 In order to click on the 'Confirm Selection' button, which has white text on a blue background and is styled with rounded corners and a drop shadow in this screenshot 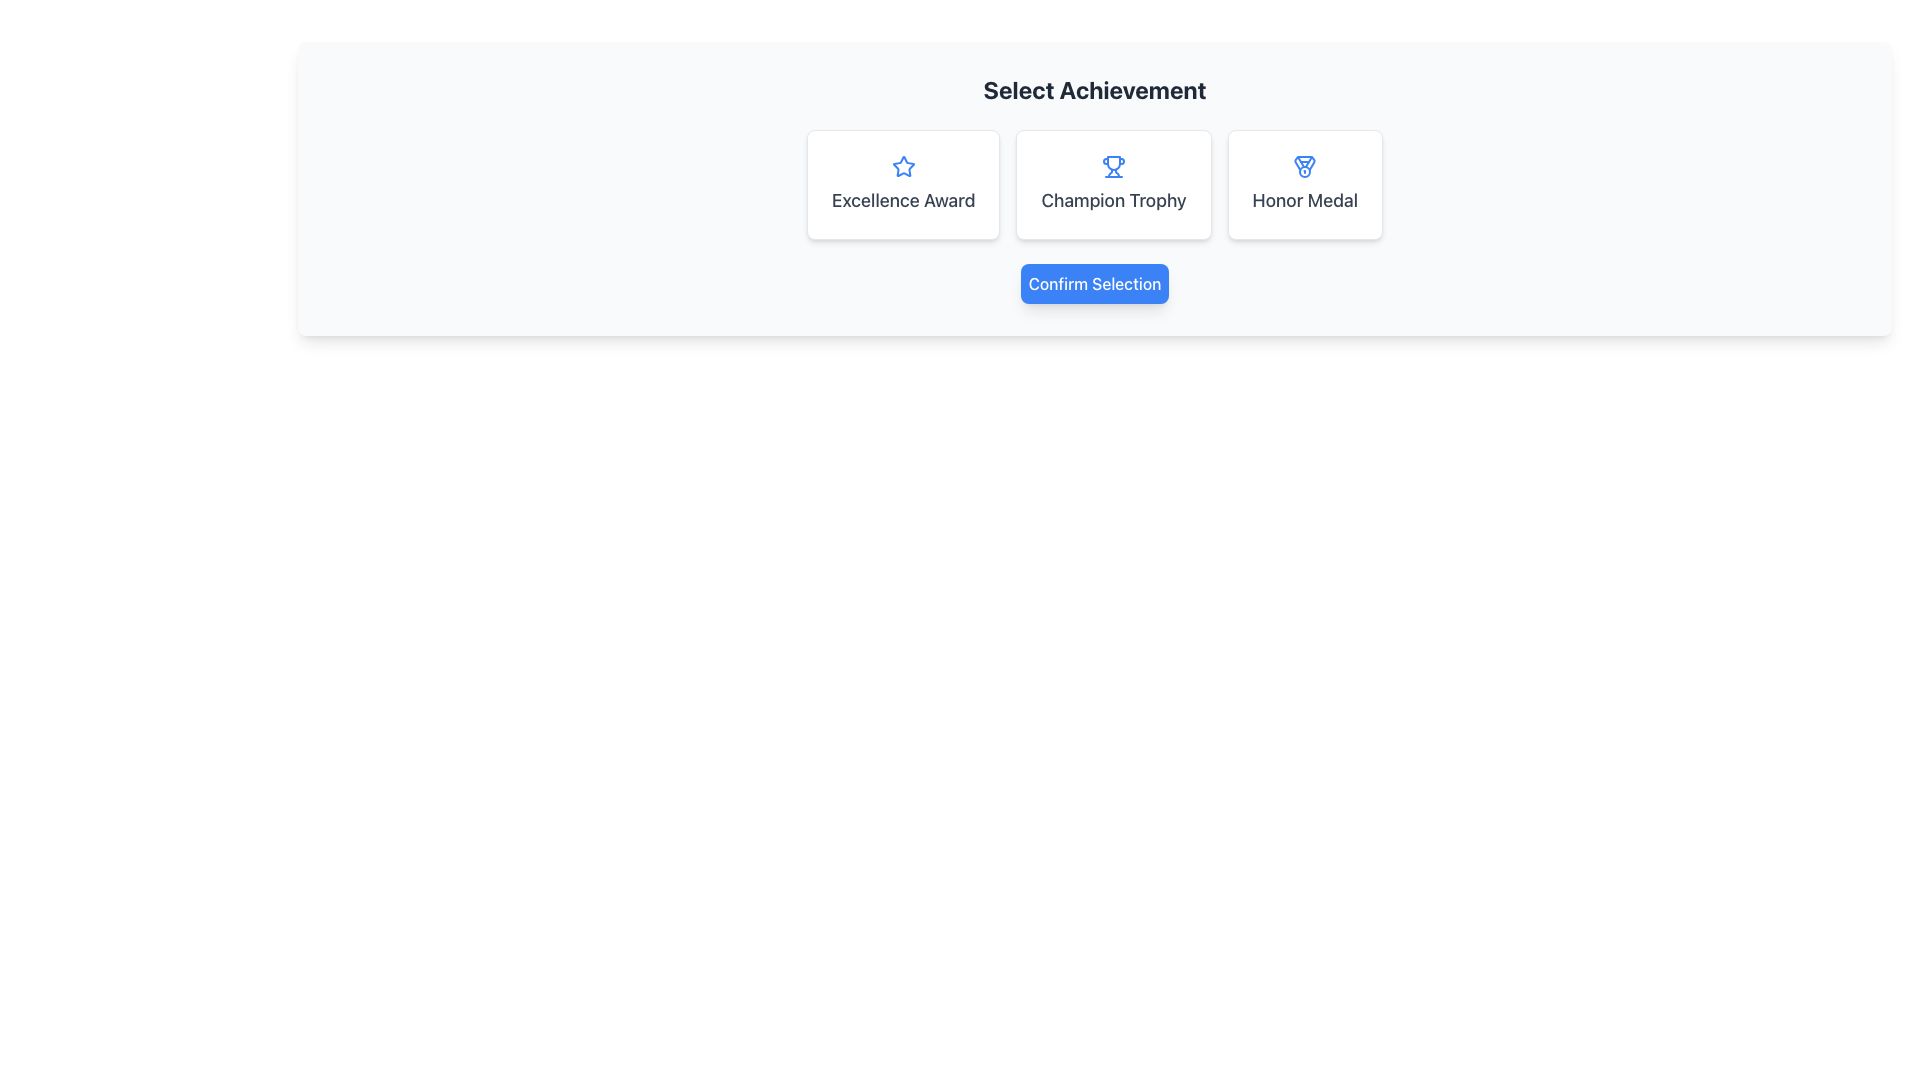, I will do `click(1093, 284)`.